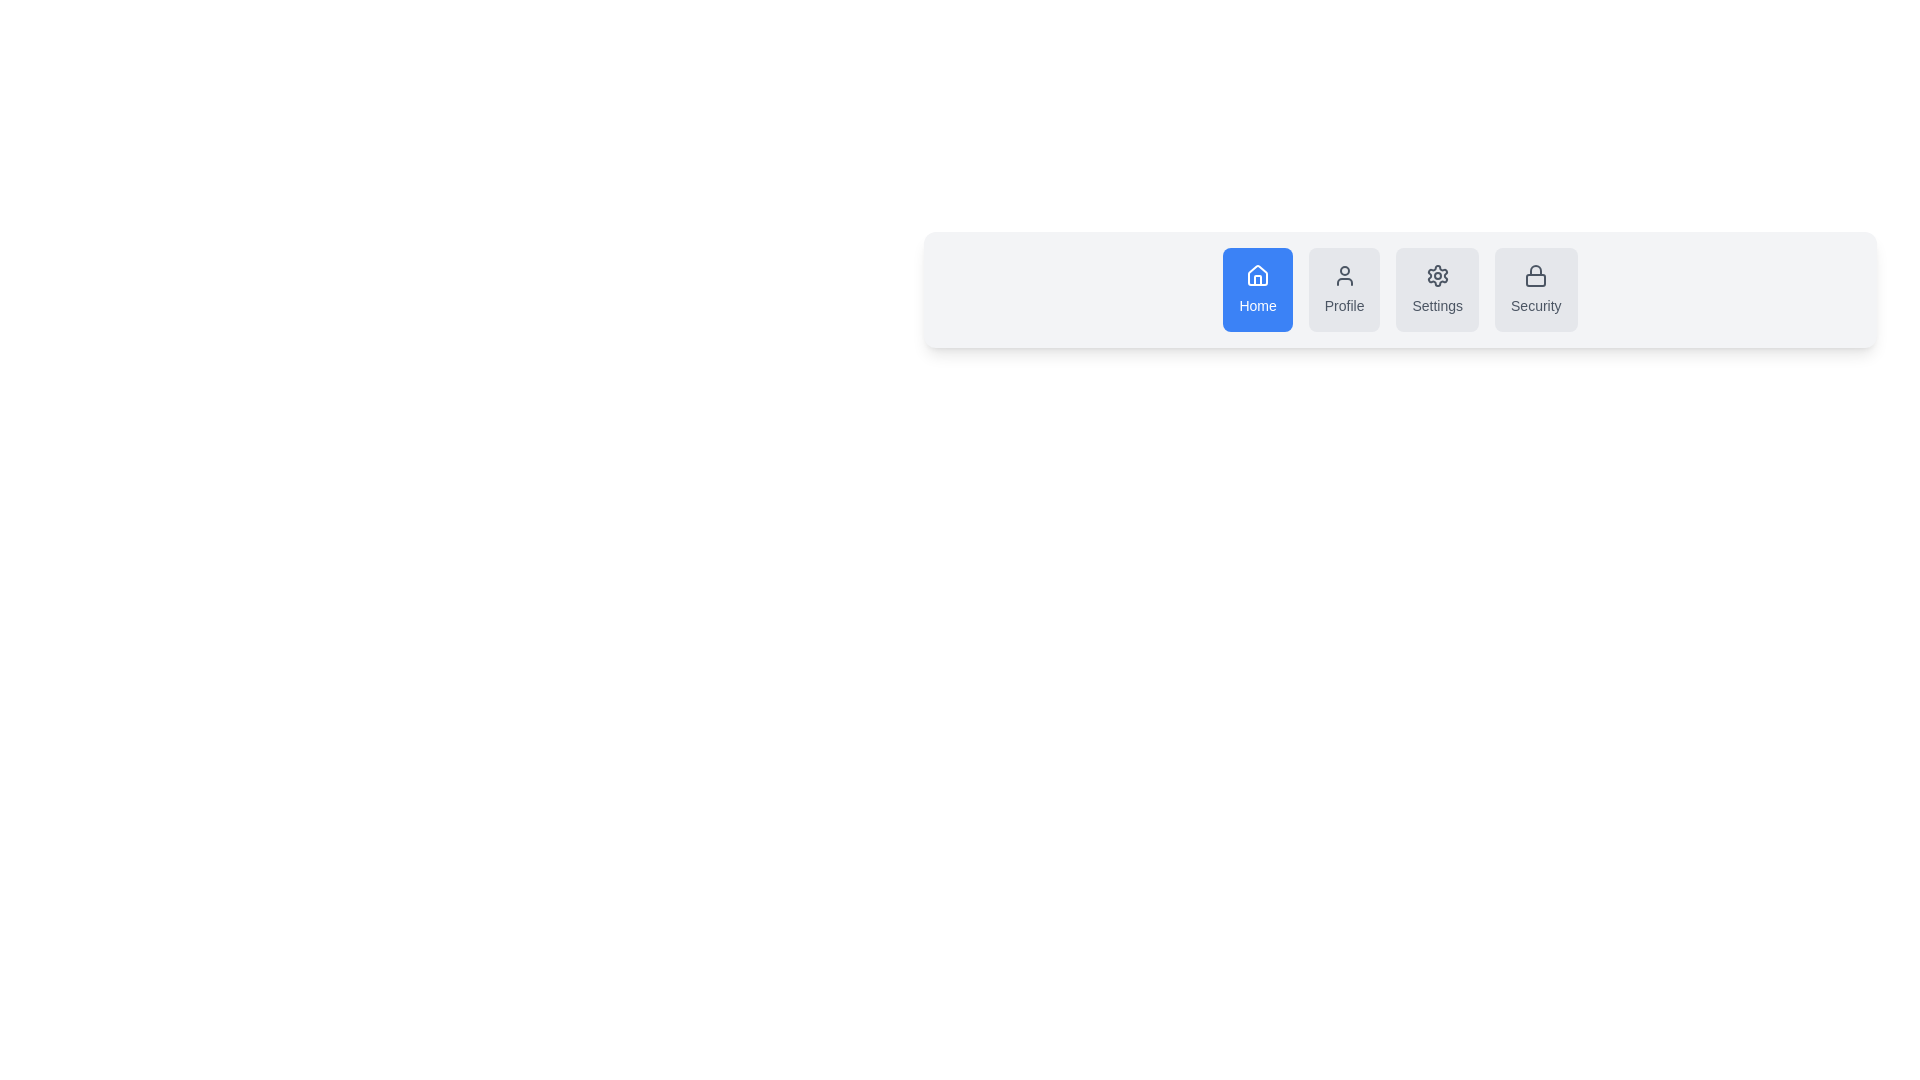  I want to click on the Security button, so click(1535, 289).